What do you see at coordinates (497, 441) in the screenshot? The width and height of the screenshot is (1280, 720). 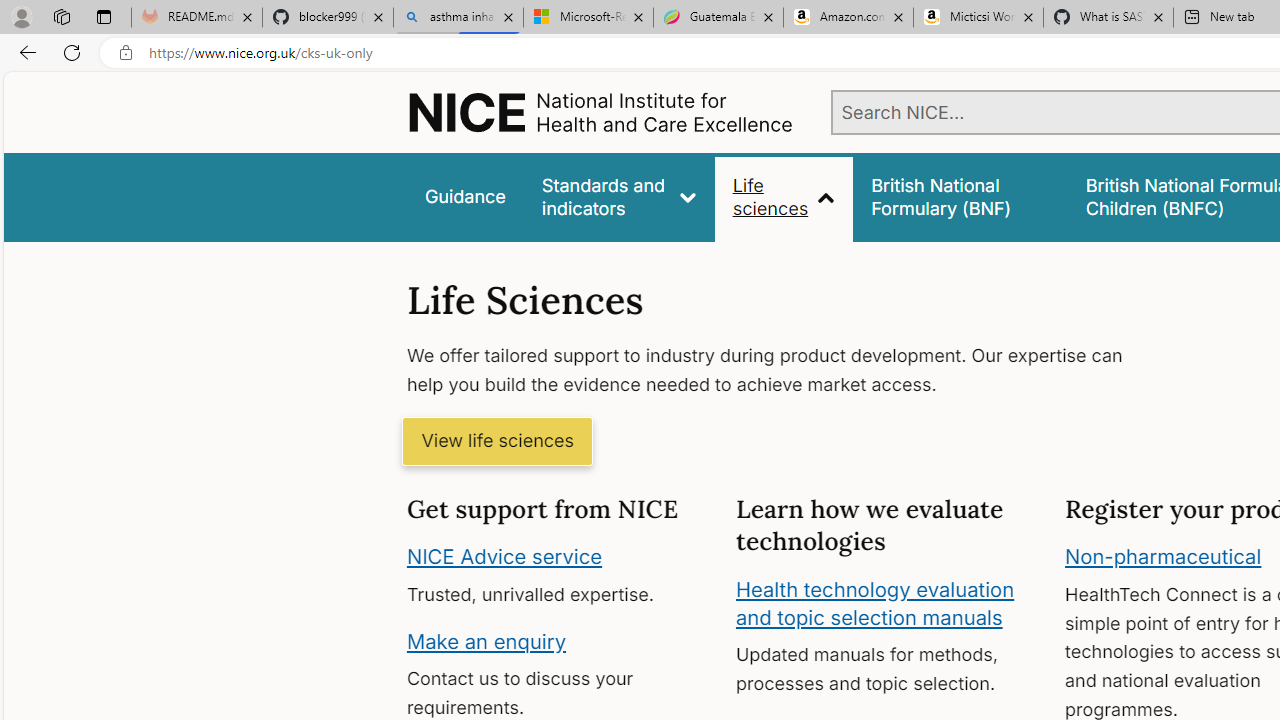 I see `'View life sciences'` at bounding box center [497, 441].